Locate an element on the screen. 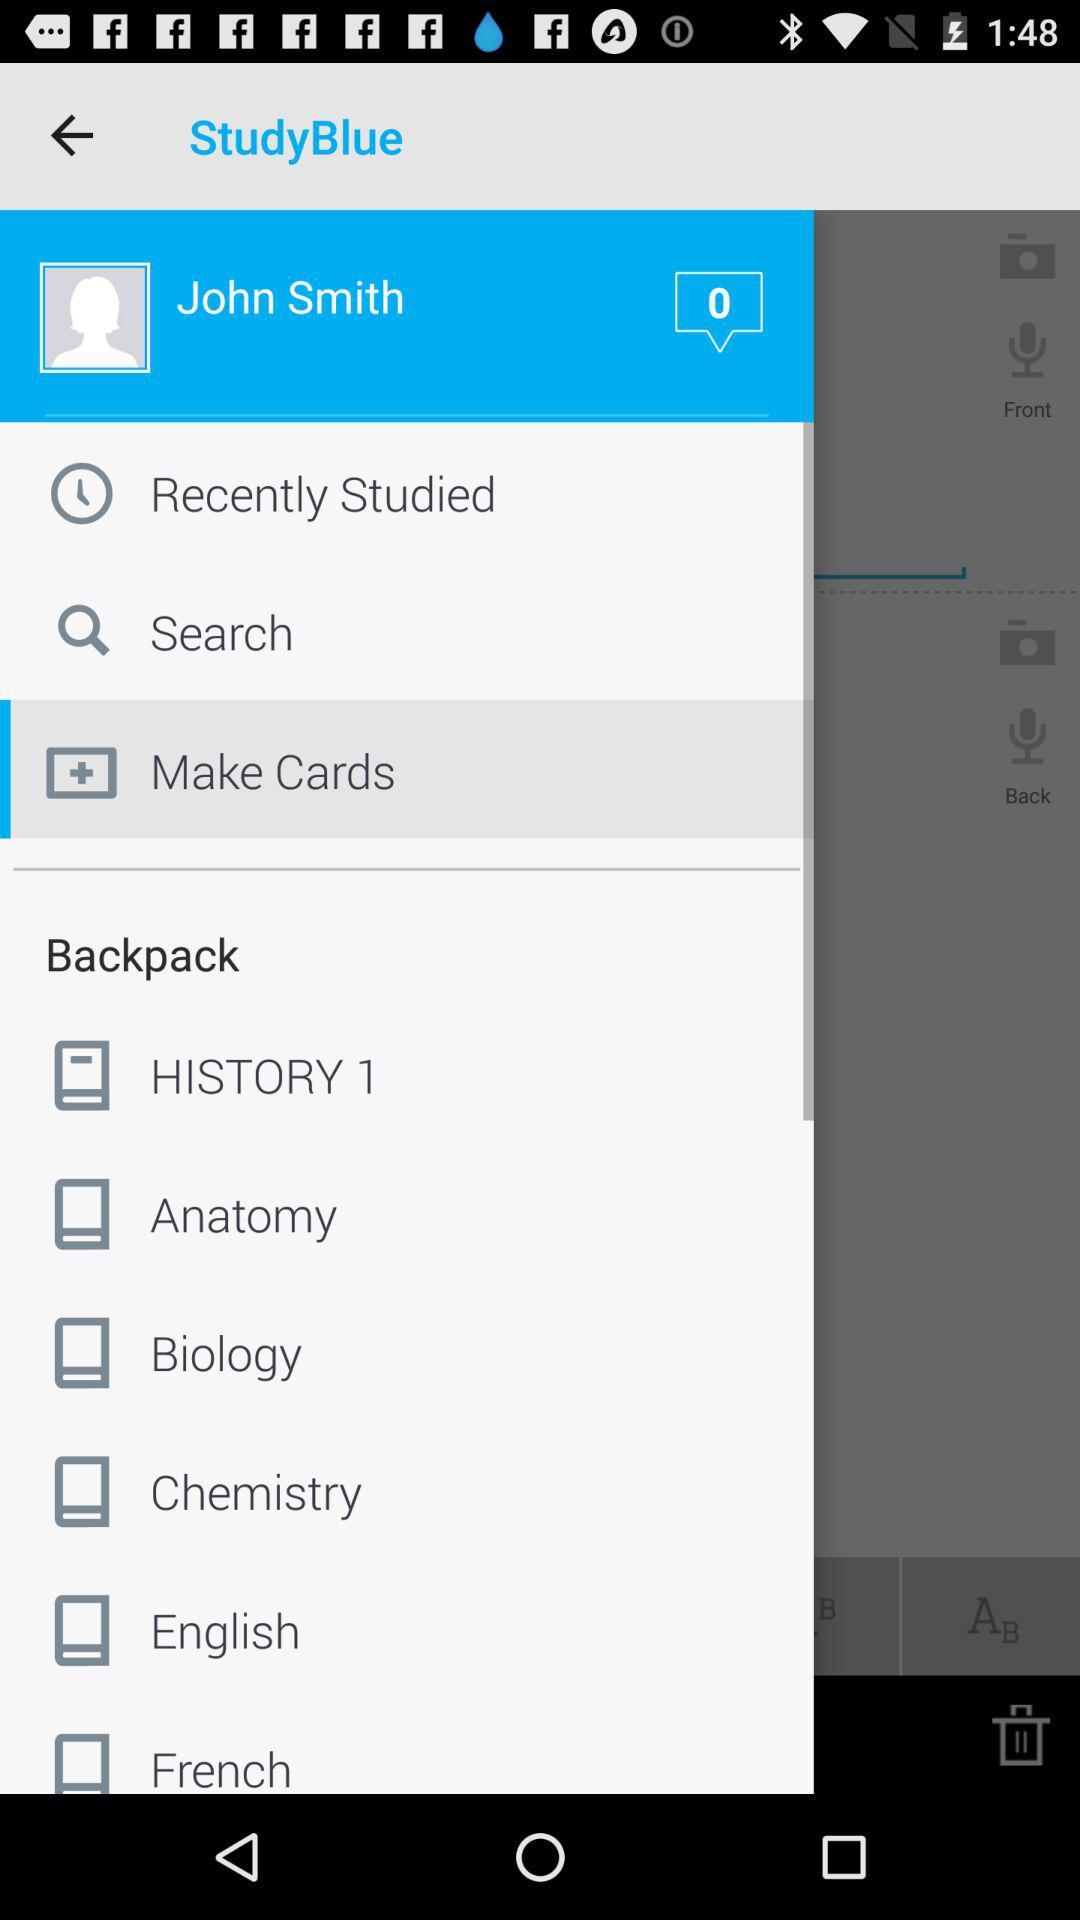 The height and width of the screenshot is (1920, 1080). the microphone icon is located at coordinates (1027, 785).